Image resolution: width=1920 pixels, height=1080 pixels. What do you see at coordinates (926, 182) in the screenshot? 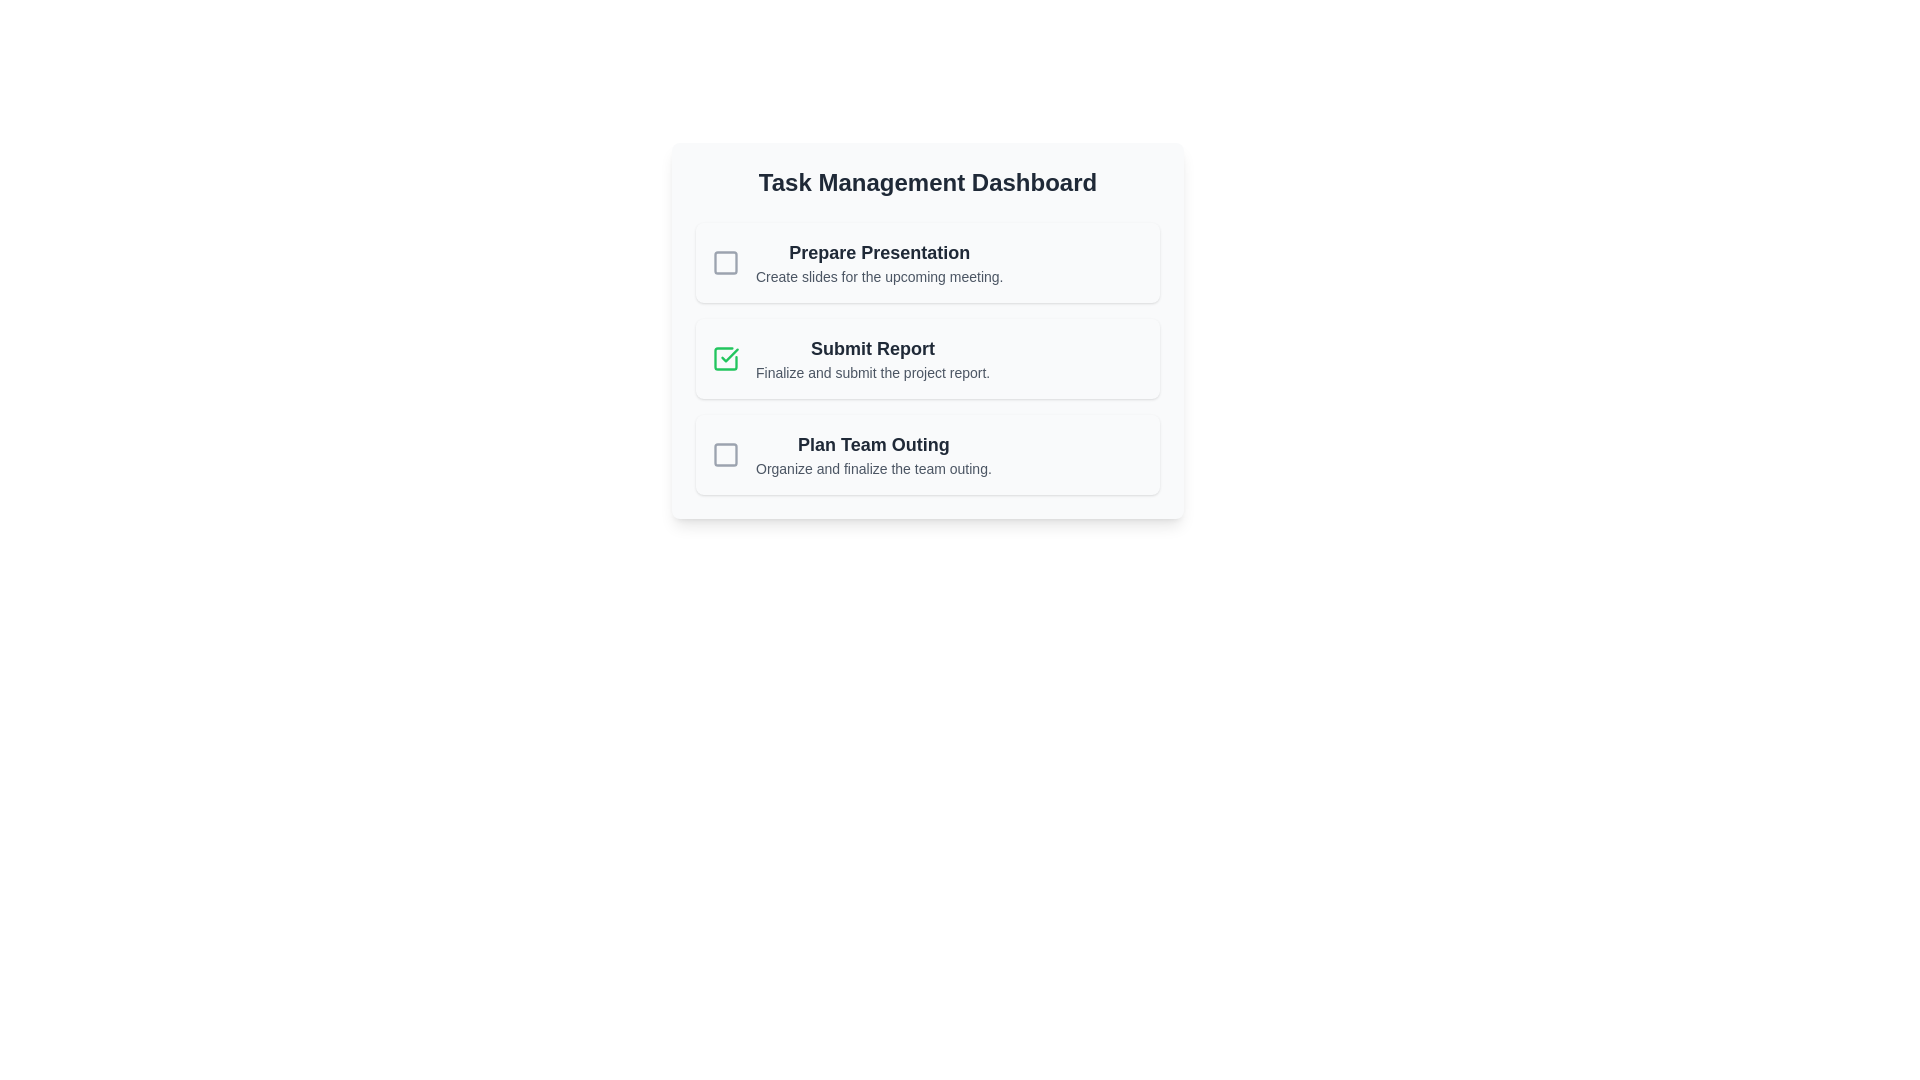
I see `the heading text 'Task Management Dashboard' for copying` at bounding box center [926, 182].